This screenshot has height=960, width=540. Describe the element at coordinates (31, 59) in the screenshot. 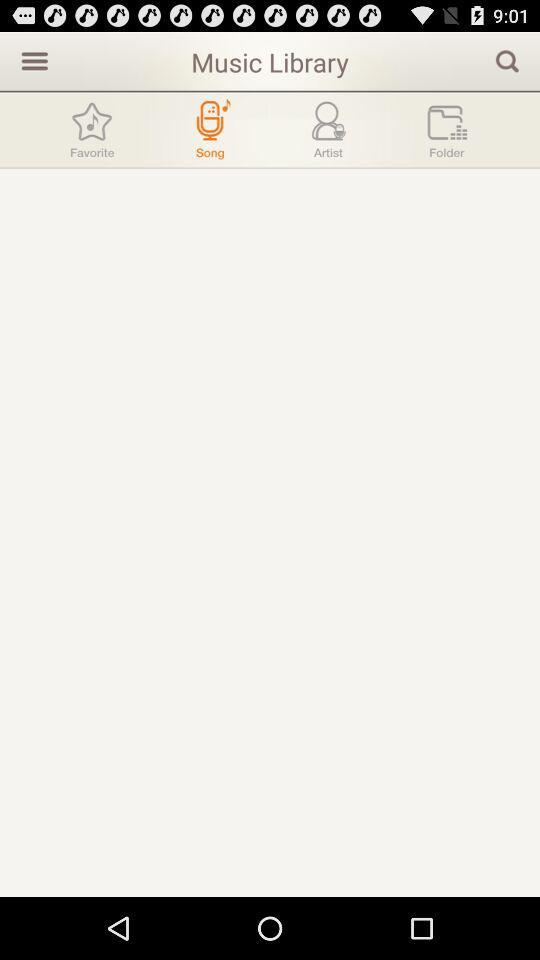

I see `more options` at that location.